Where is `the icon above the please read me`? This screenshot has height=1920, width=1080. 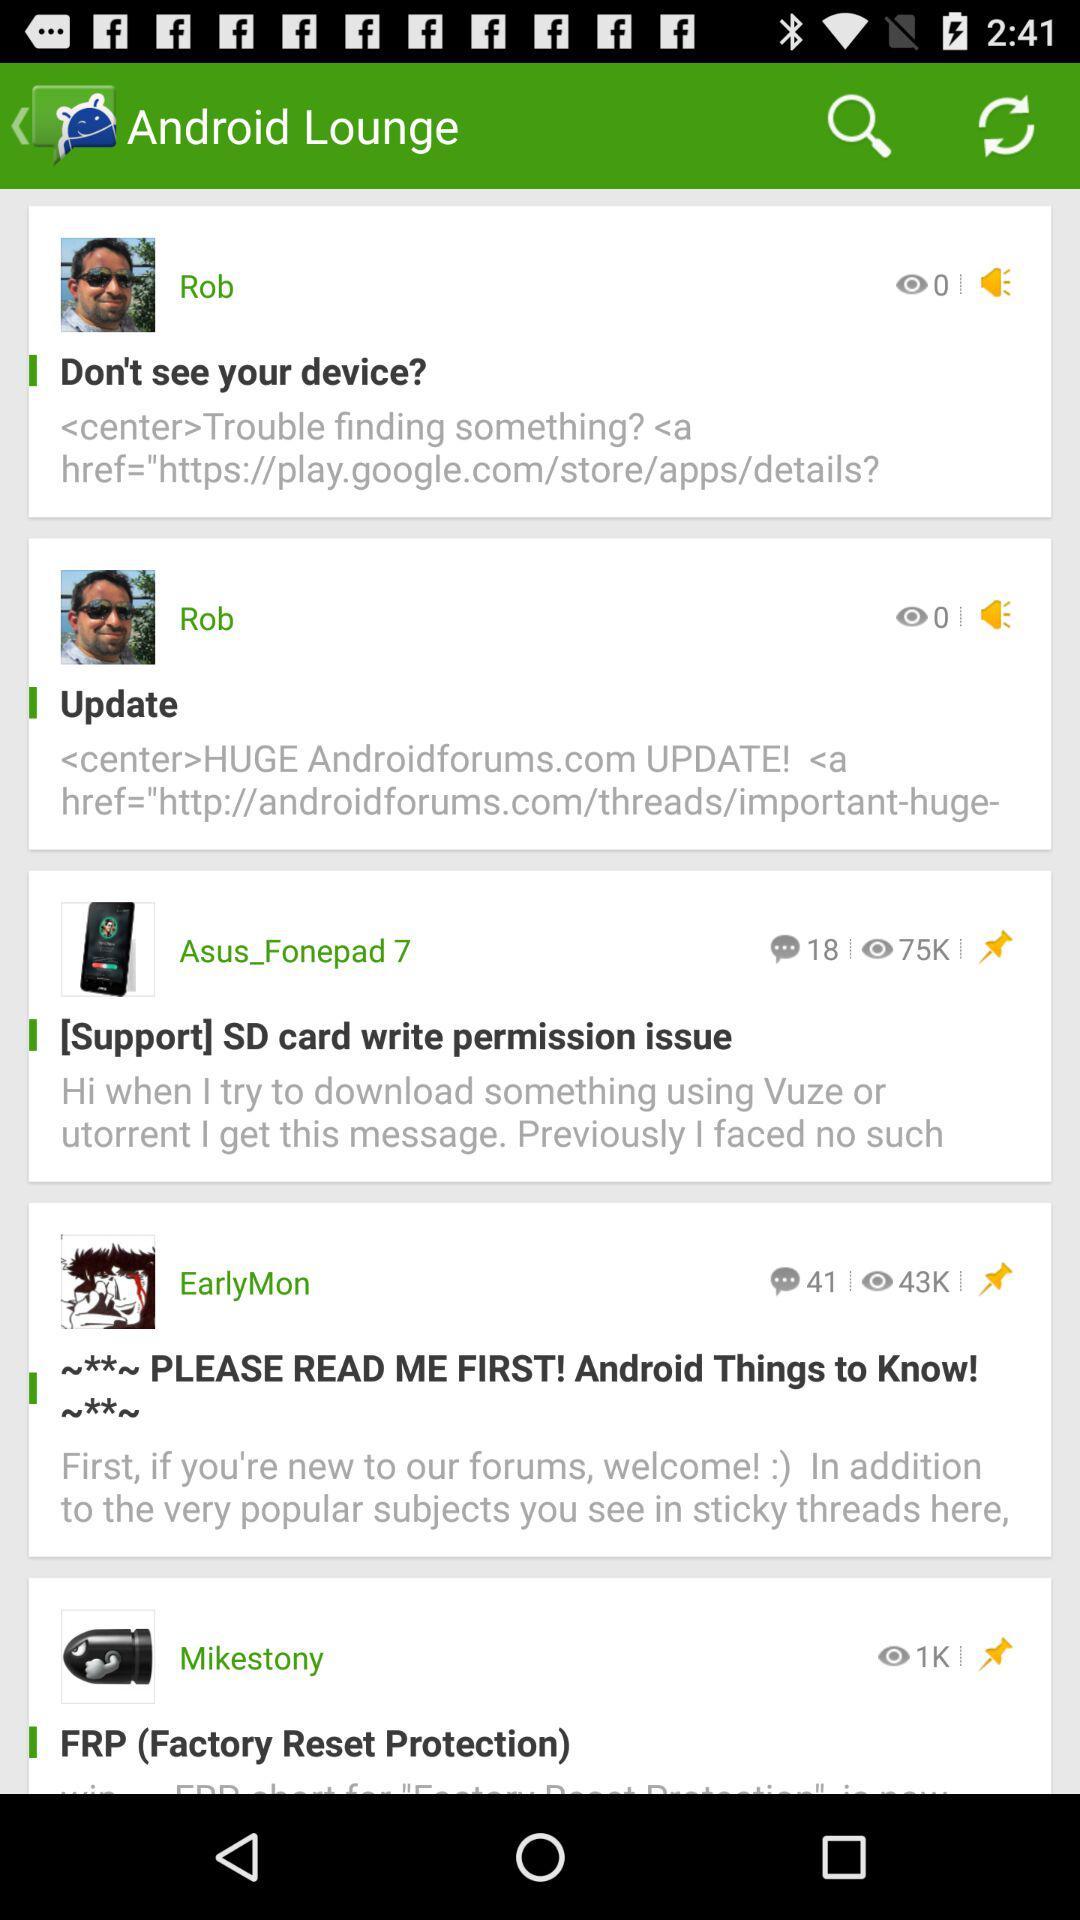 the icon above the please read me is located at coordinates (924, 1280).